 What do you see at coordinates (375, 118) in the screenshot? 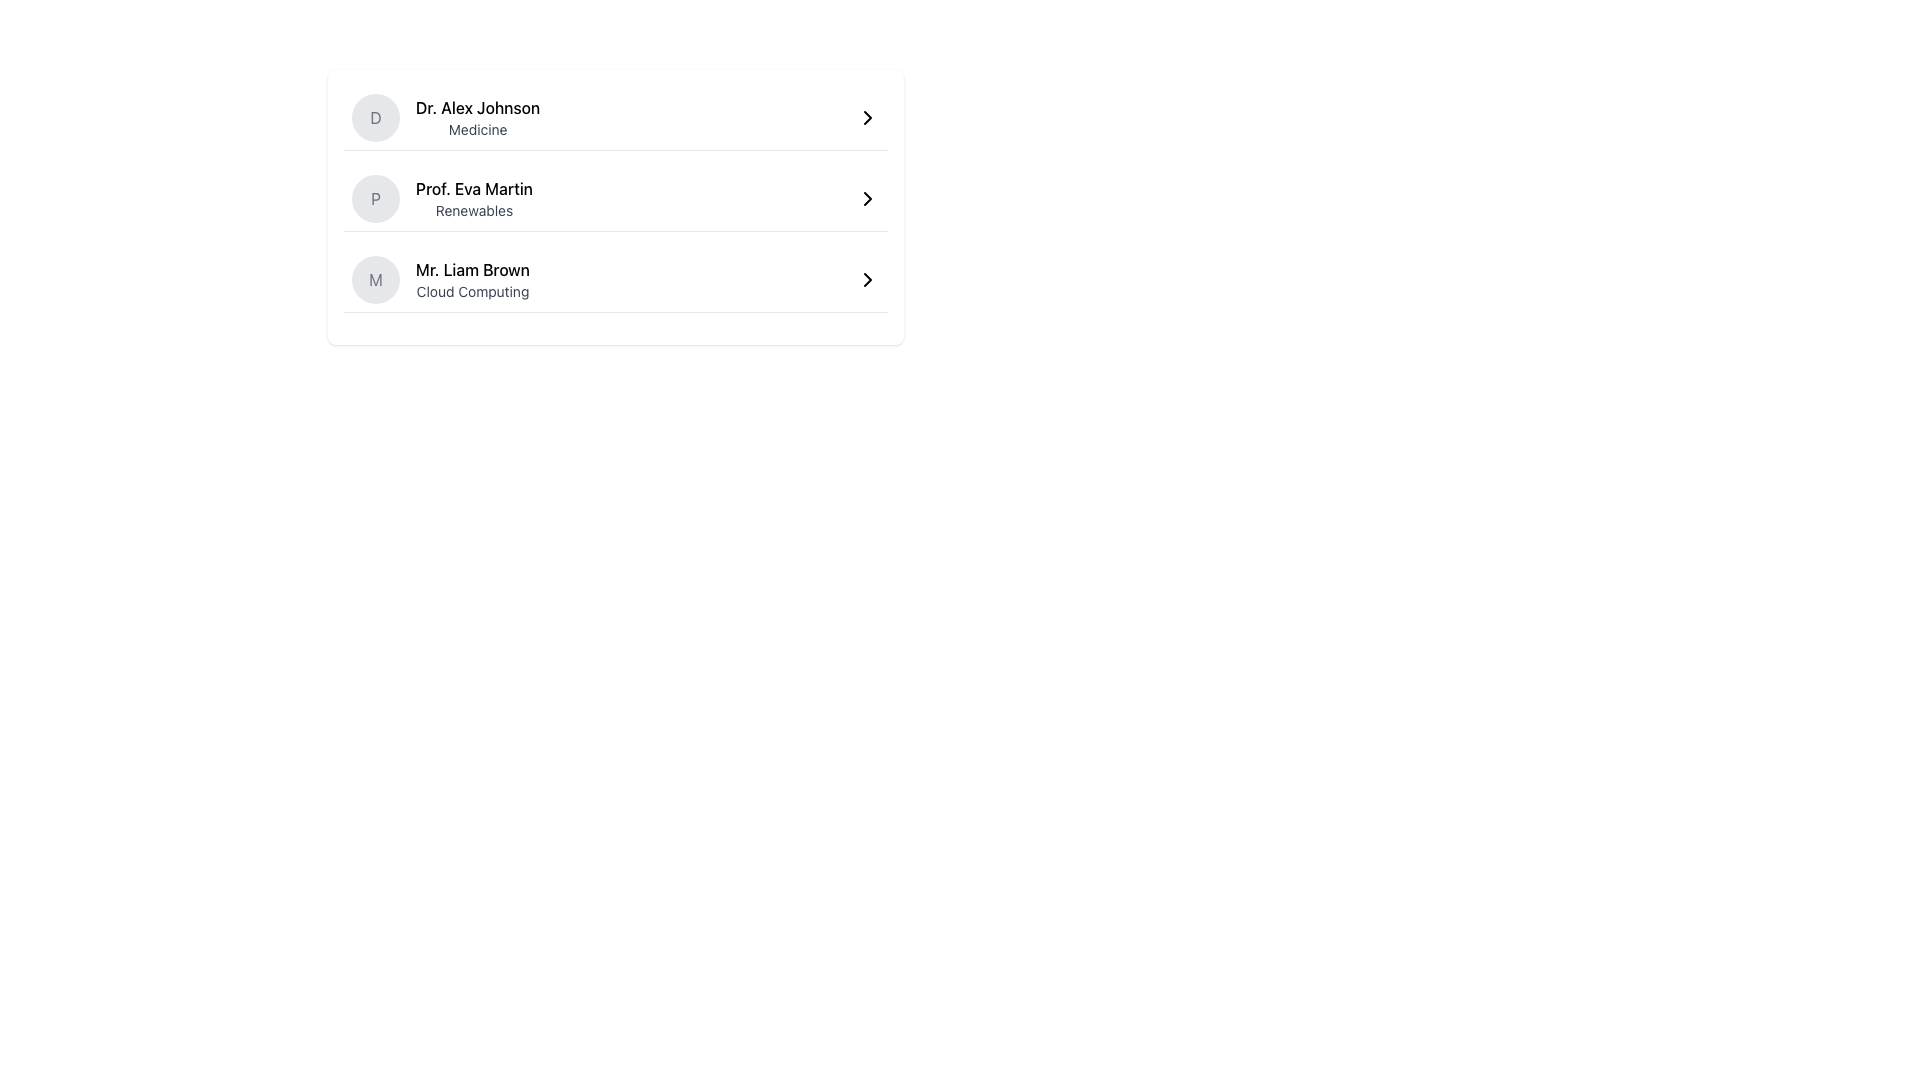
I see `the circular avatar representing the user 'Dr. Alex Johnson' located to the left of their name in the vertical list` at bounding box center [375, 118].